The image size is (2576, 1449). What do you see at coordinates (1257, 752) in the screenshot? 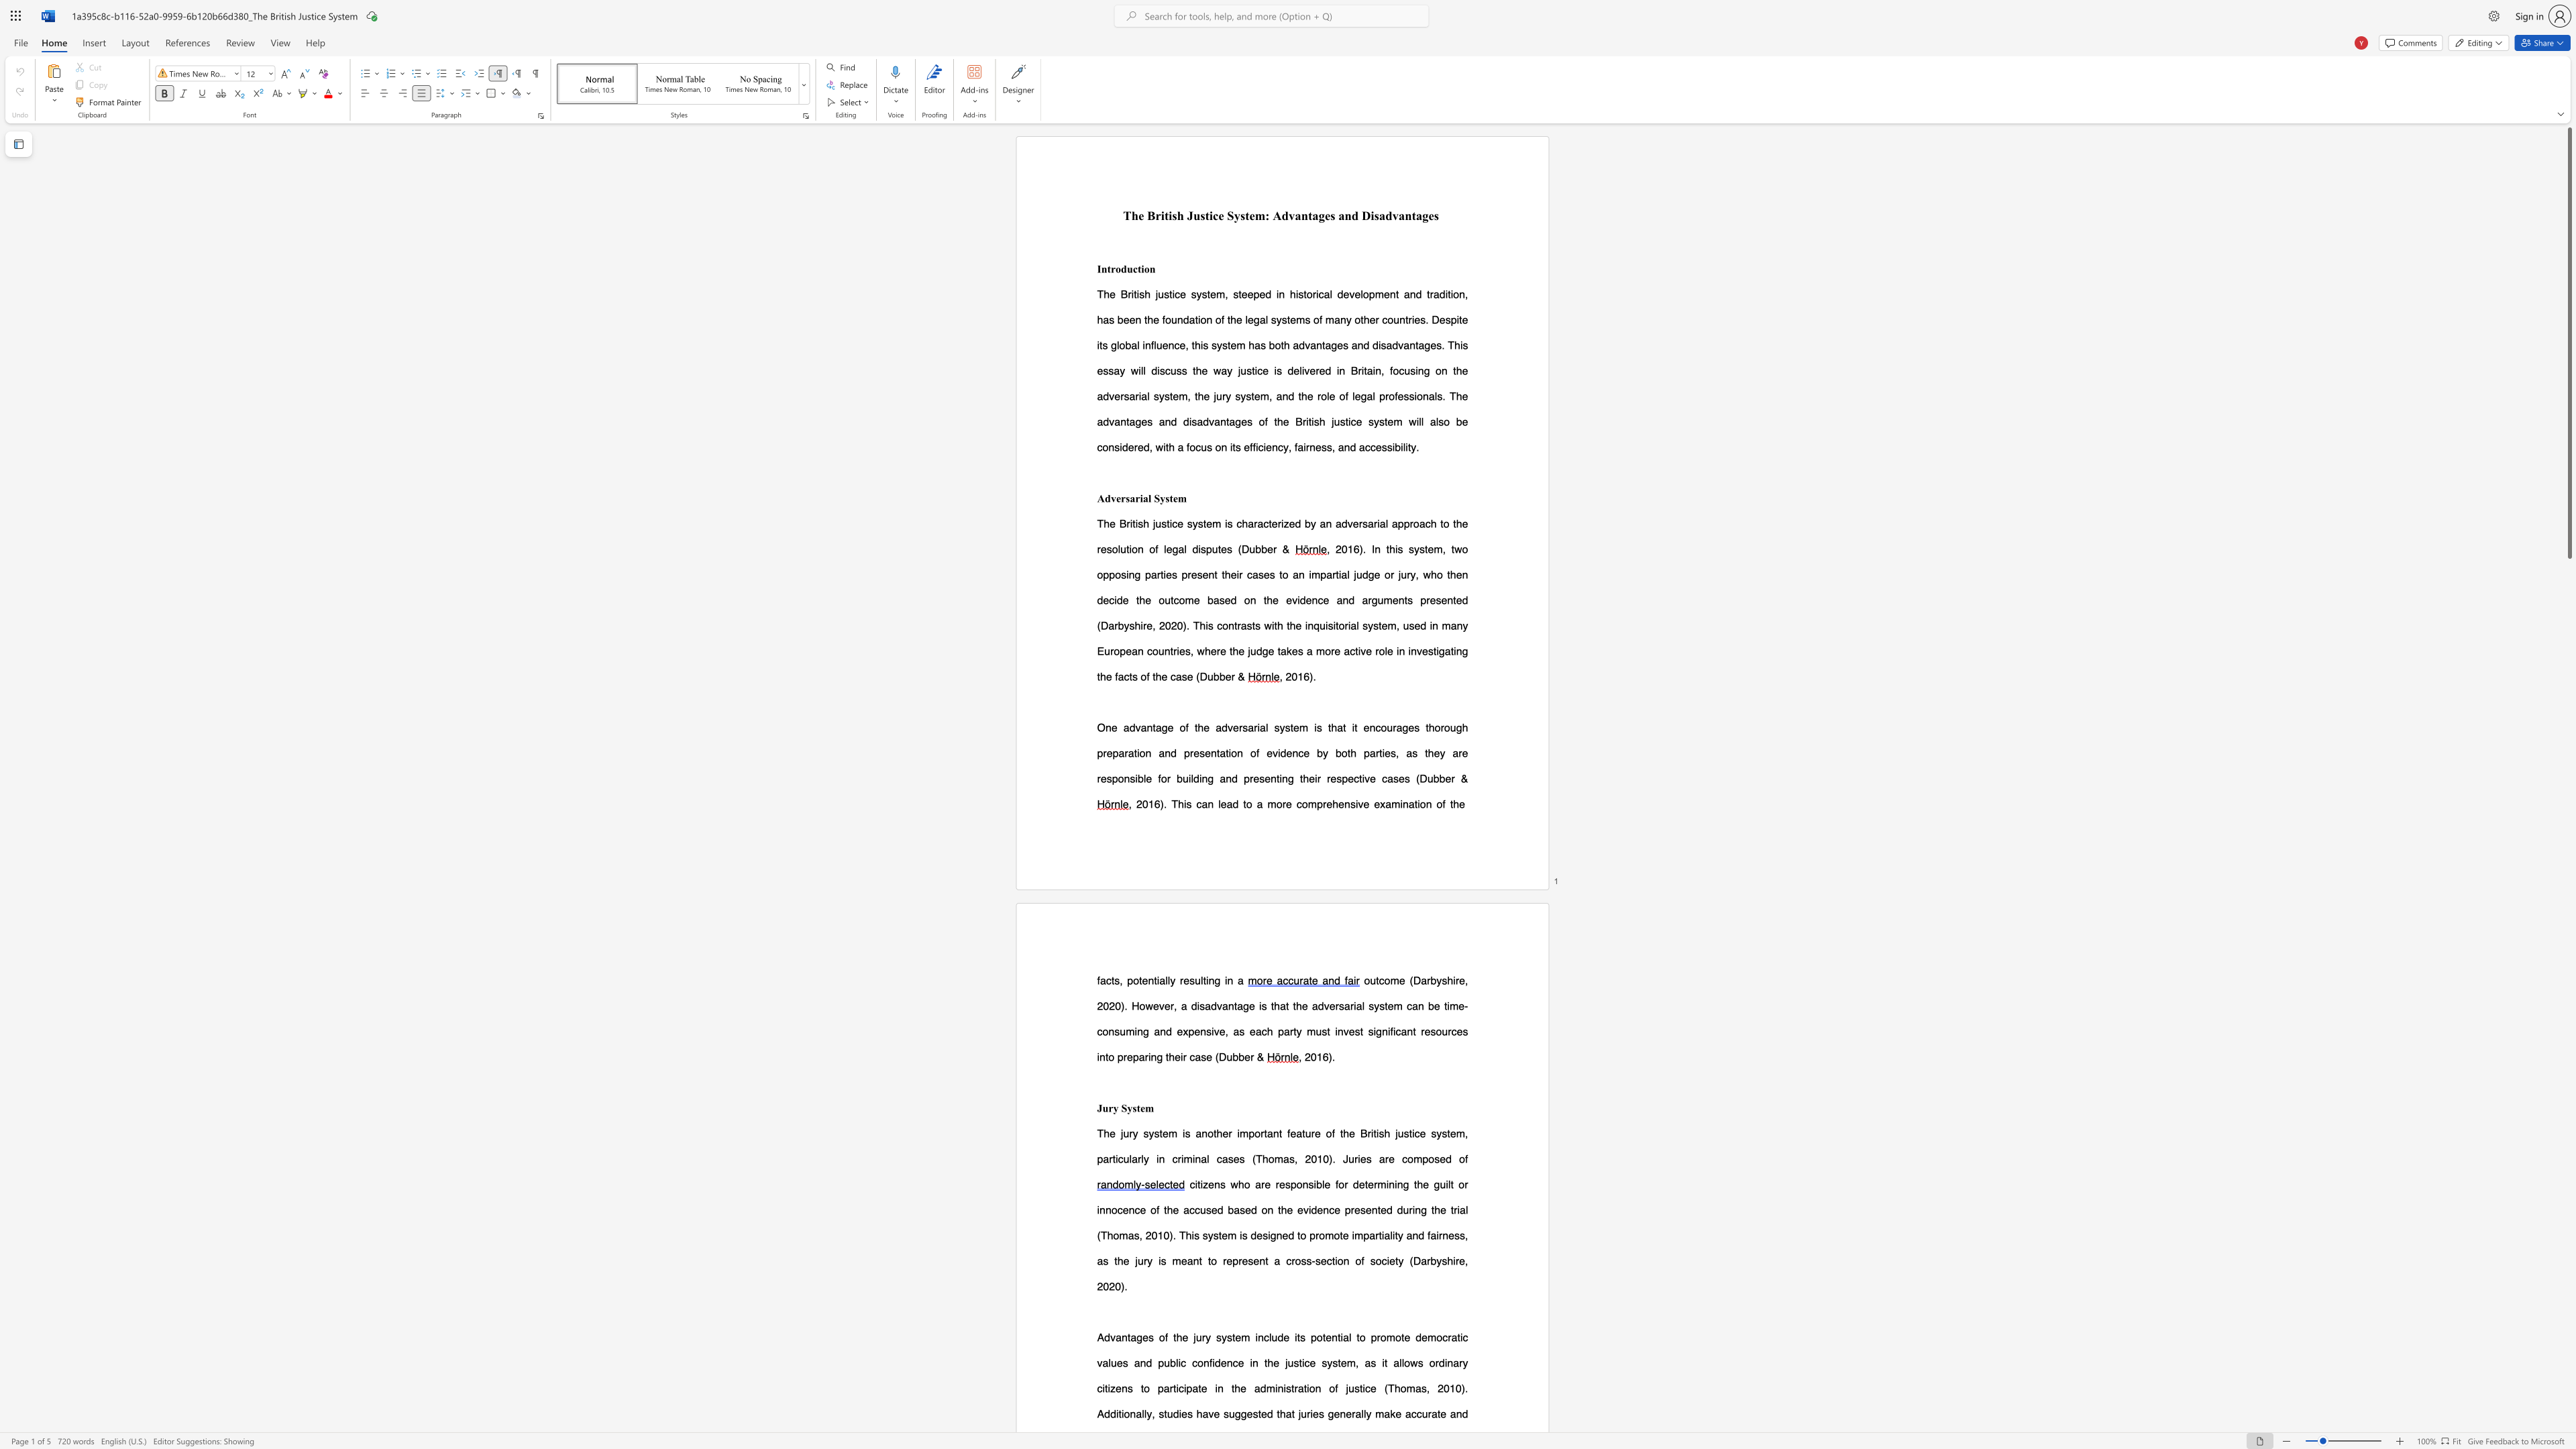
I see `the 2th character "f" in the text` at bounding box center [1257, 752].